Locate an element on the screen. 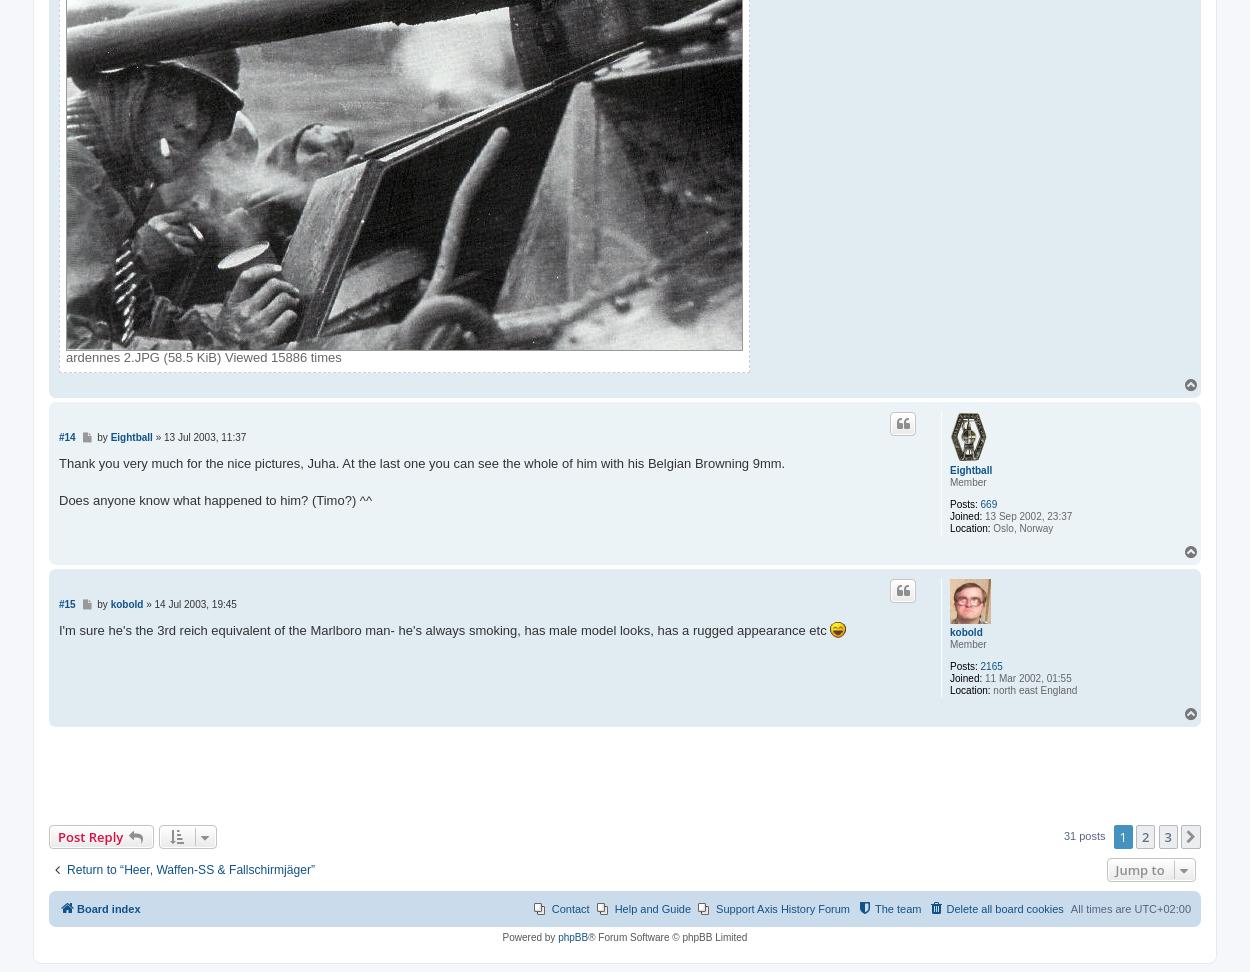 The height and width of the screenshot is (972, 1250). 'Help and Guide' is located at coordinates (652, 909).